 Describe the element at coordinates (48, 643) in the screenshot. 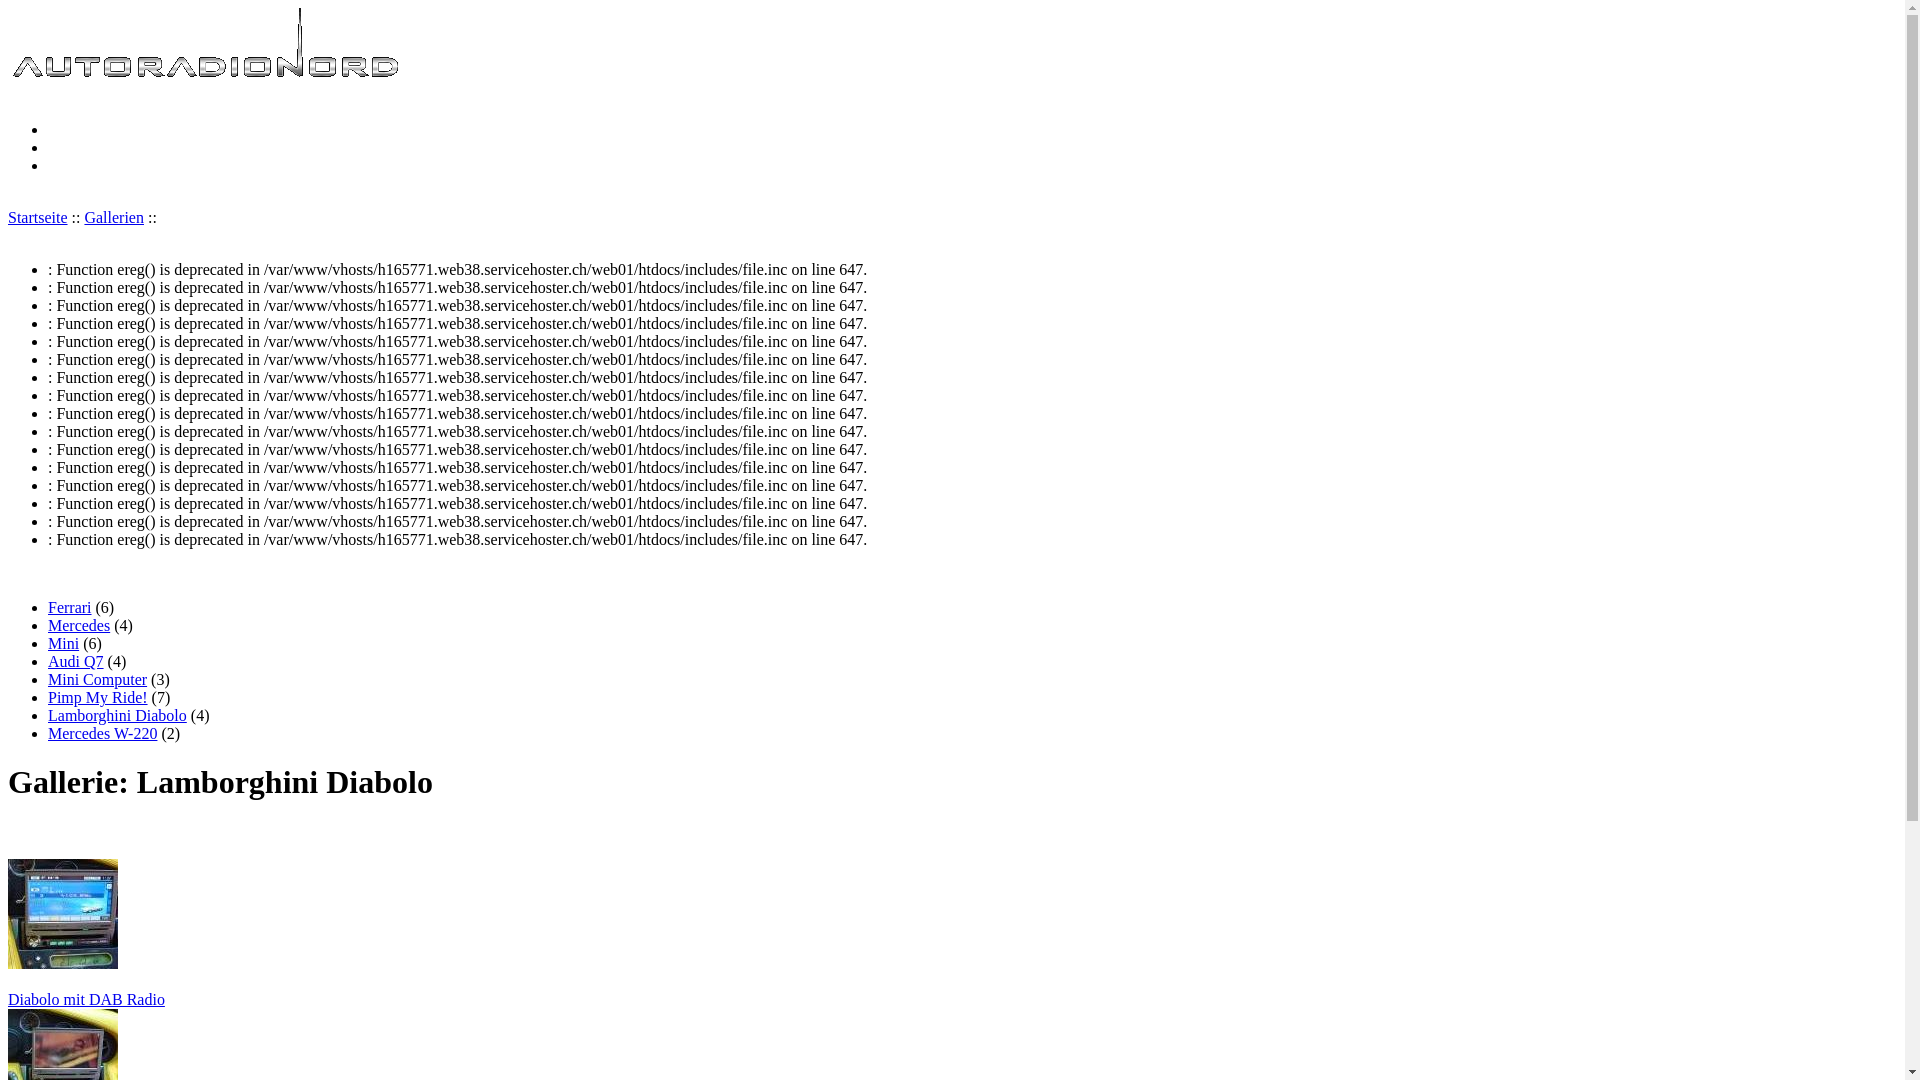

I see `'Mini'` at that location.